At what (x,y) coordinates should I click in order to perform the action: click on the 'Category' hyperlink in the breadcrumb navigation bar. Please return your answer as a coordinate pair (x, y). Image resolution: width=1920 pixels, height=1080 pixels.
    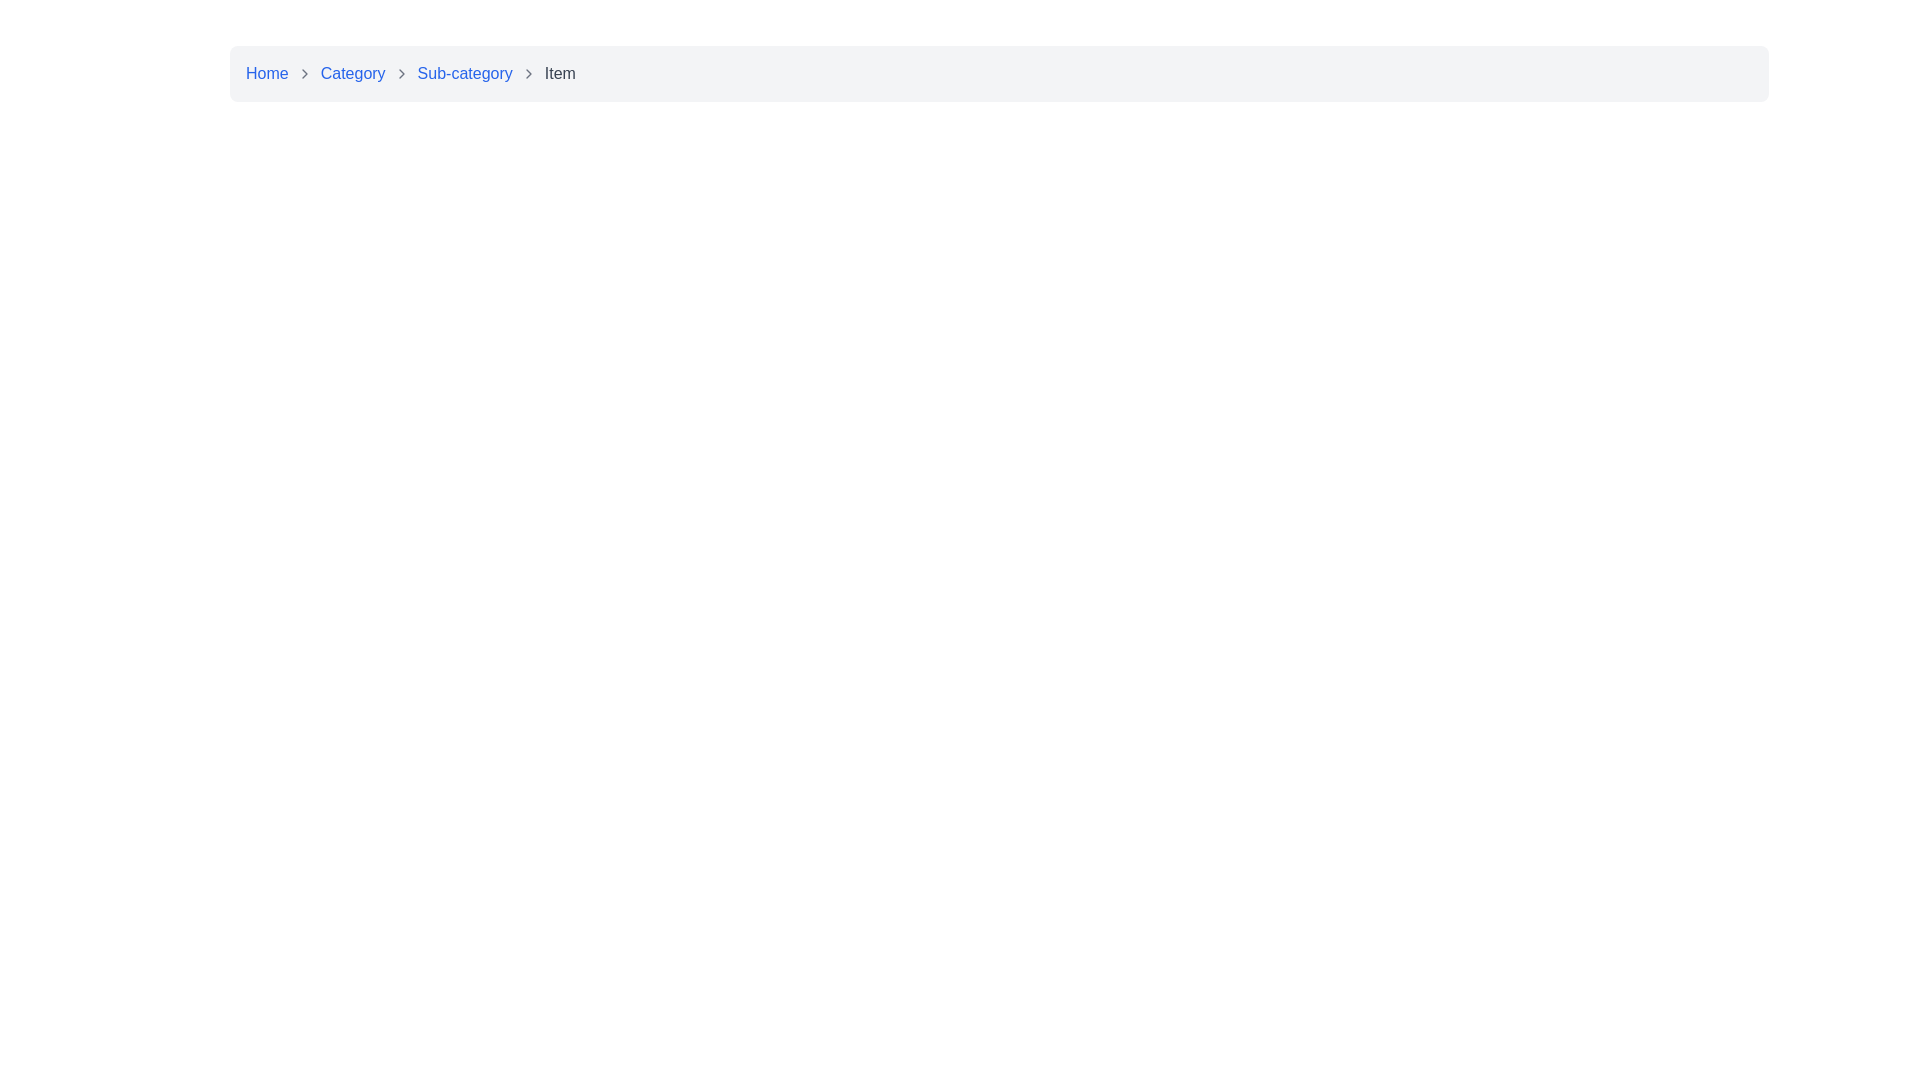
    Looking at the image, I should click on (353, 72).